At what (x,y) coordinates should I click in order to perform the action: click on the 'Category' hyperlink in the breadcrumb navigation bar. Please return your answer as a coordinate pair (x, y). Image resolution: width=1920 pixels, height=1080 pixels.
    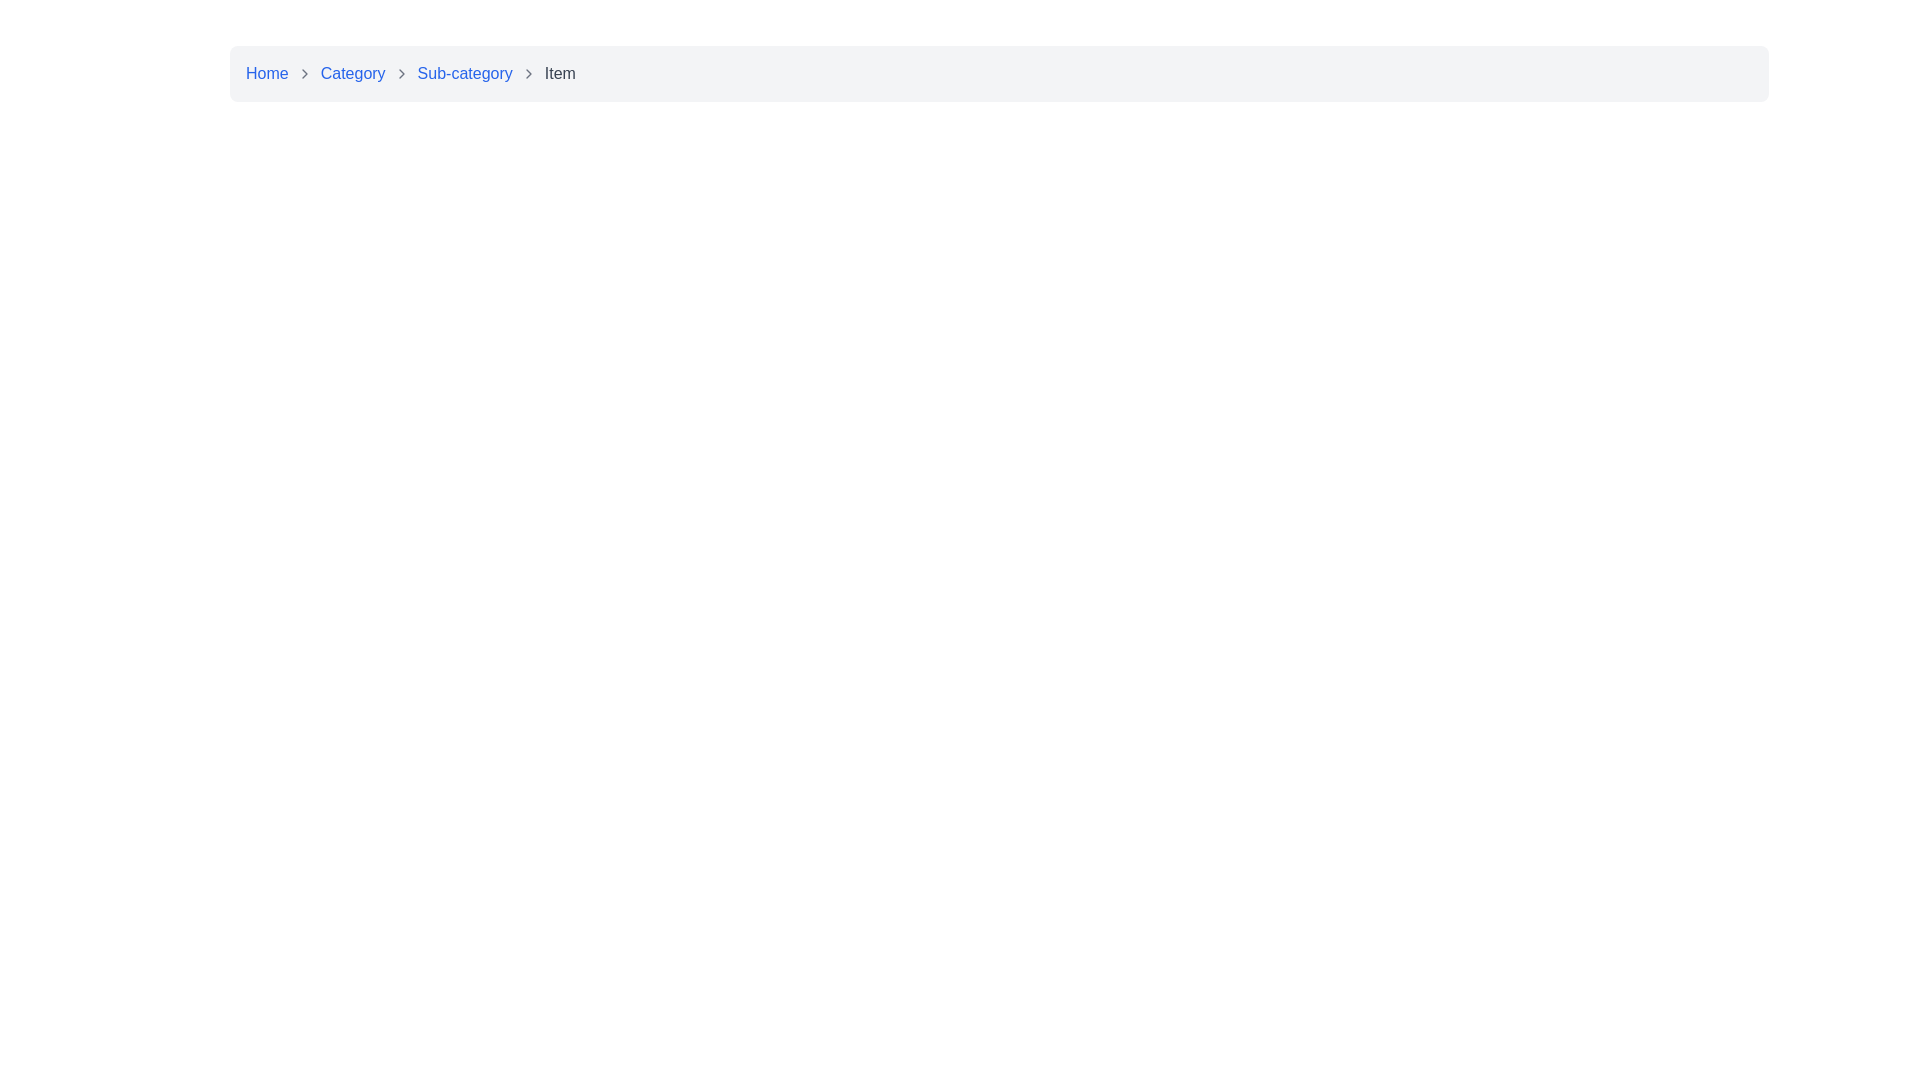
    Looking at the image, I should click on (353, 72).